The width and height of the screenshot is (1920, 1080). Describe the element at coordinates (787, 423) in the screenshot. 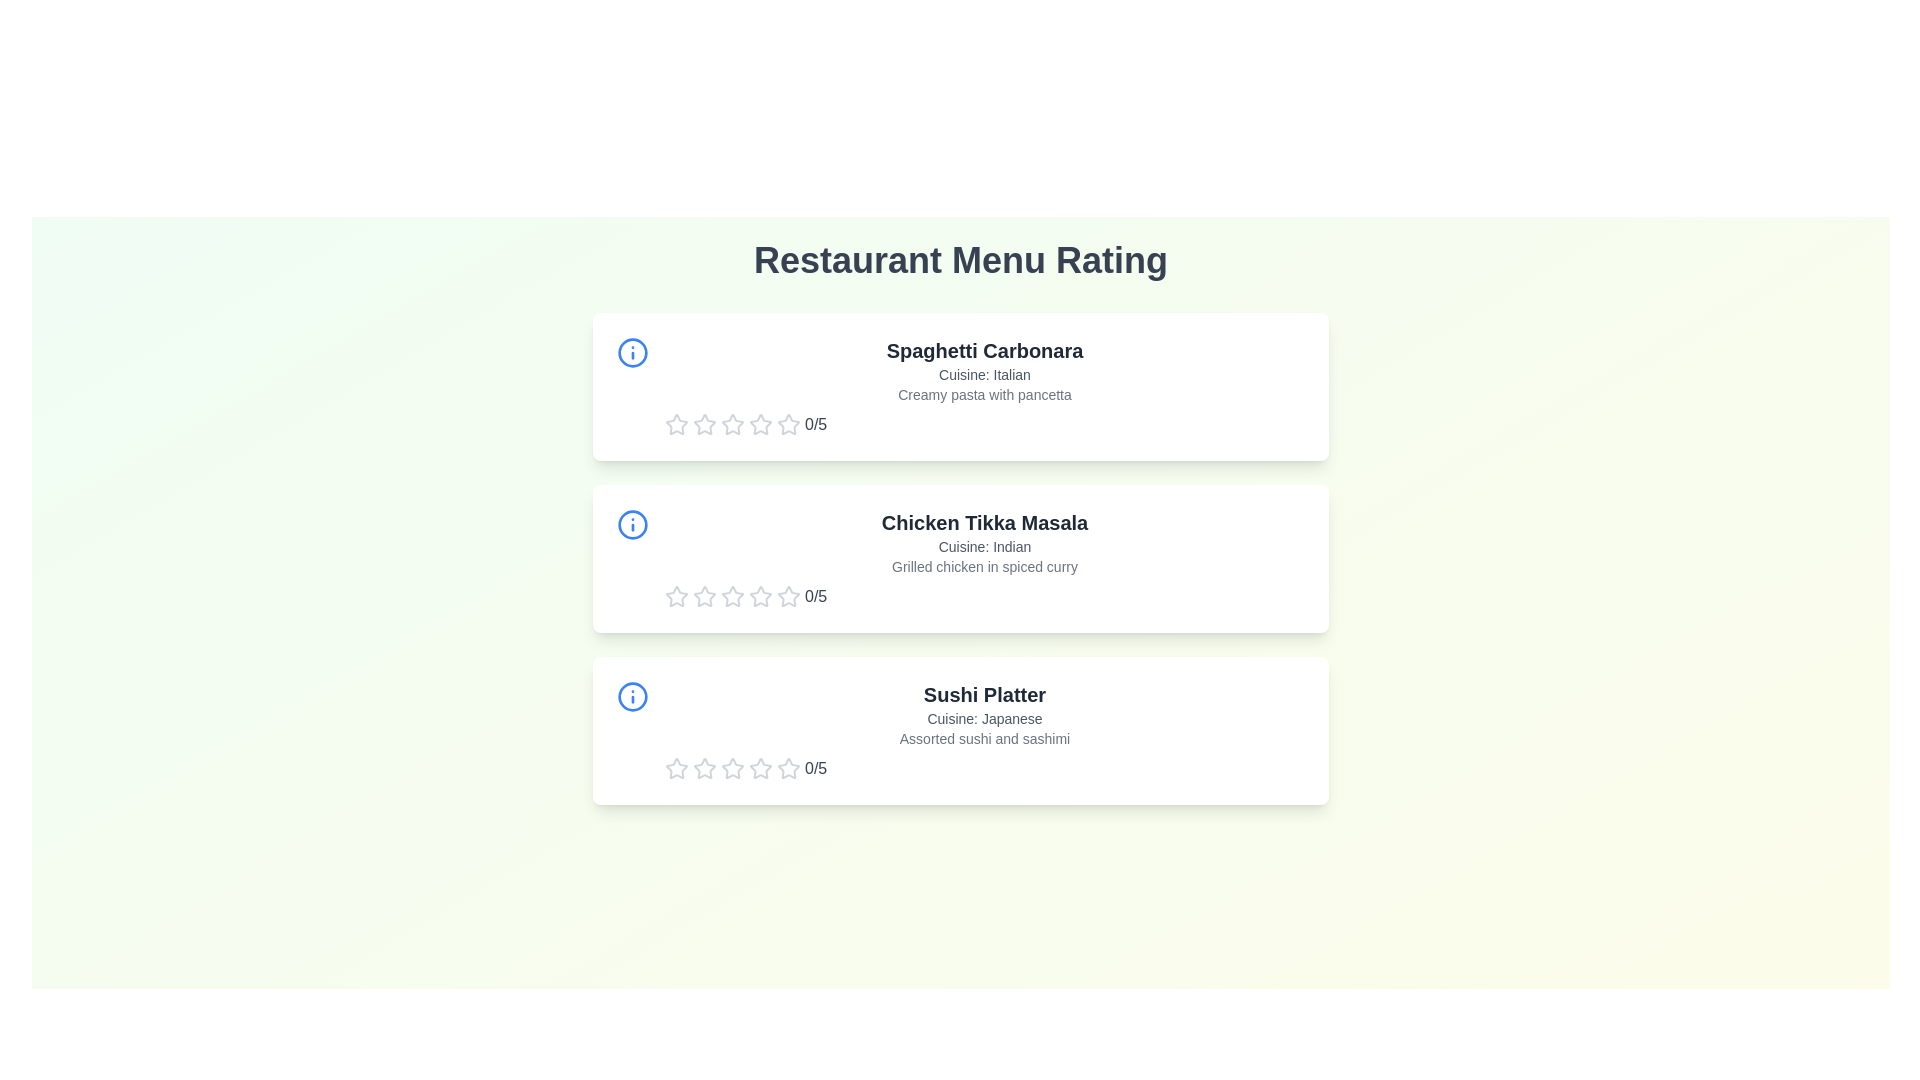

I see `the rating of a menu item to 5 stars` at that location.